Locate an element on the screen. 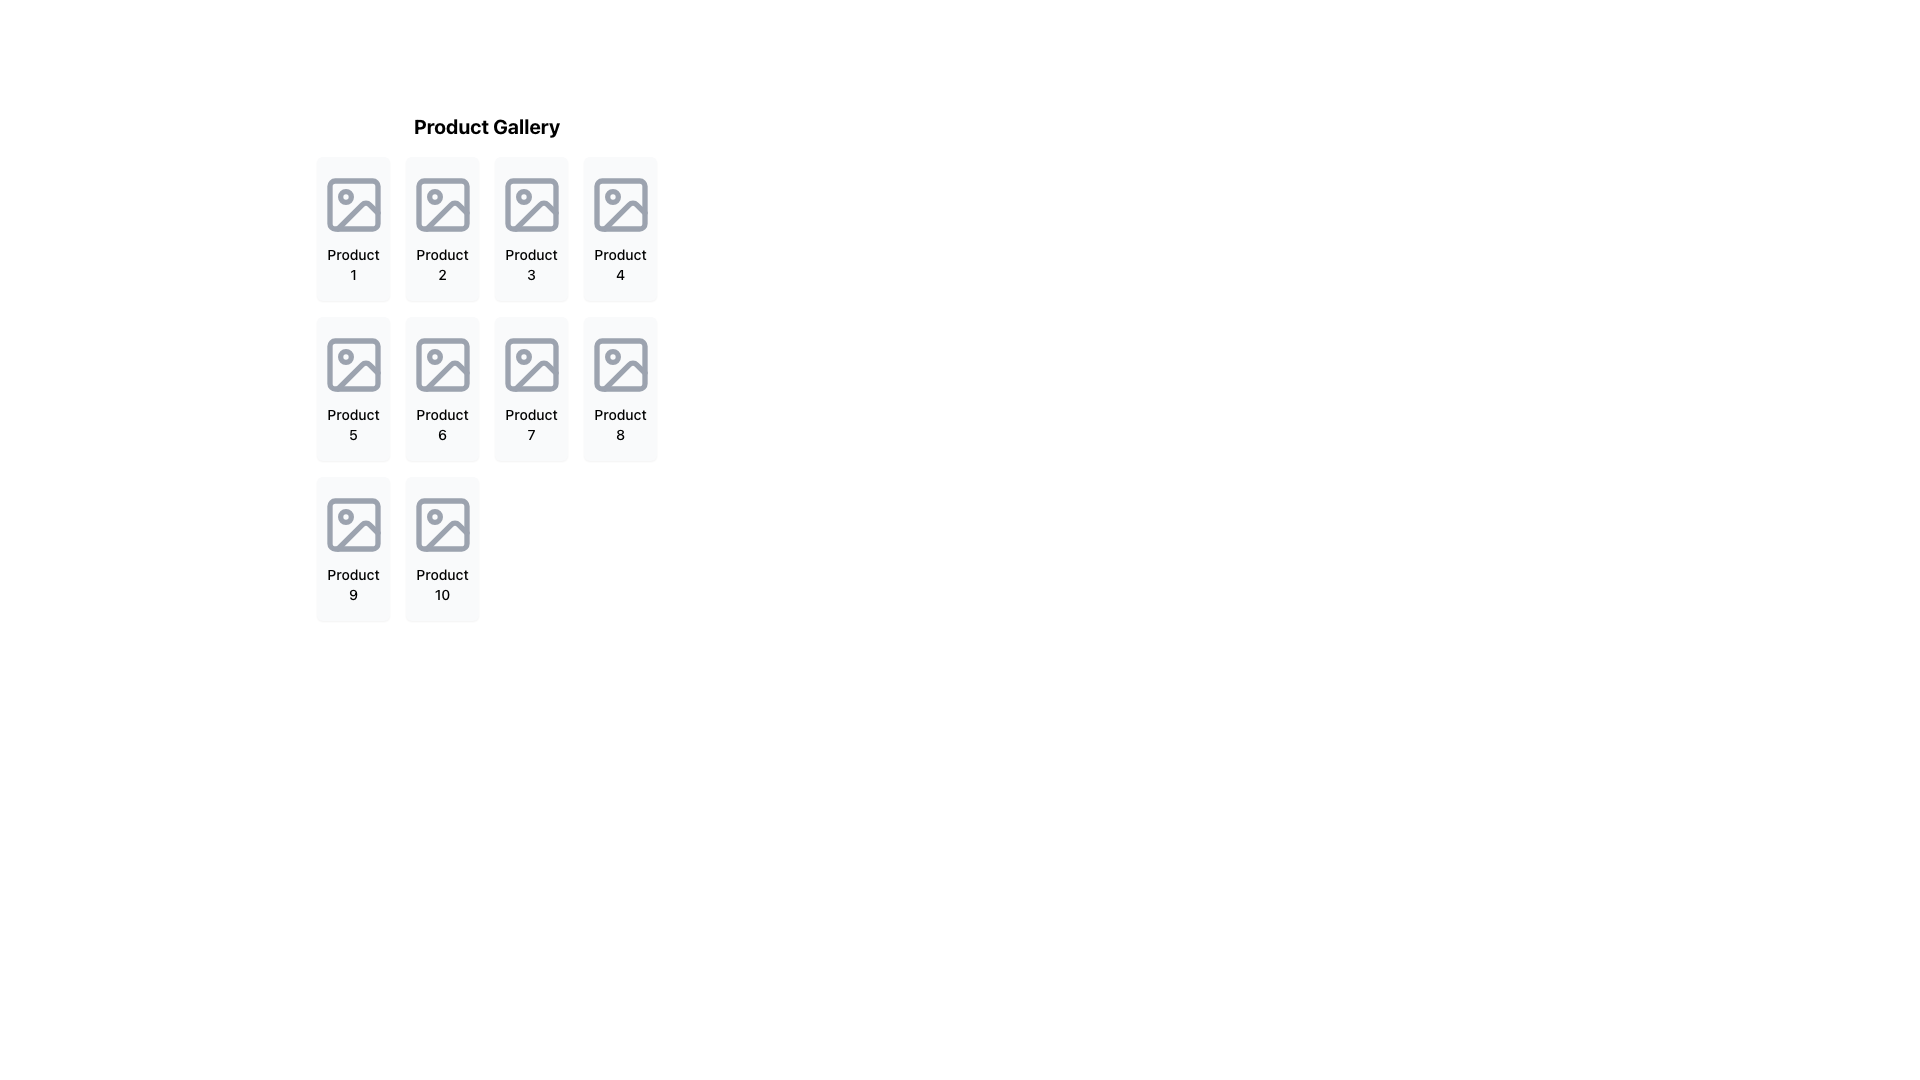 The width and height of the screenshot is (1920, 1080). the decorative circle shape graphical element within the graphical icon in the eighth cell of the 'Product Gallery' grid layout, which indicates a specific feature or status is located at coordinates (611, 356).